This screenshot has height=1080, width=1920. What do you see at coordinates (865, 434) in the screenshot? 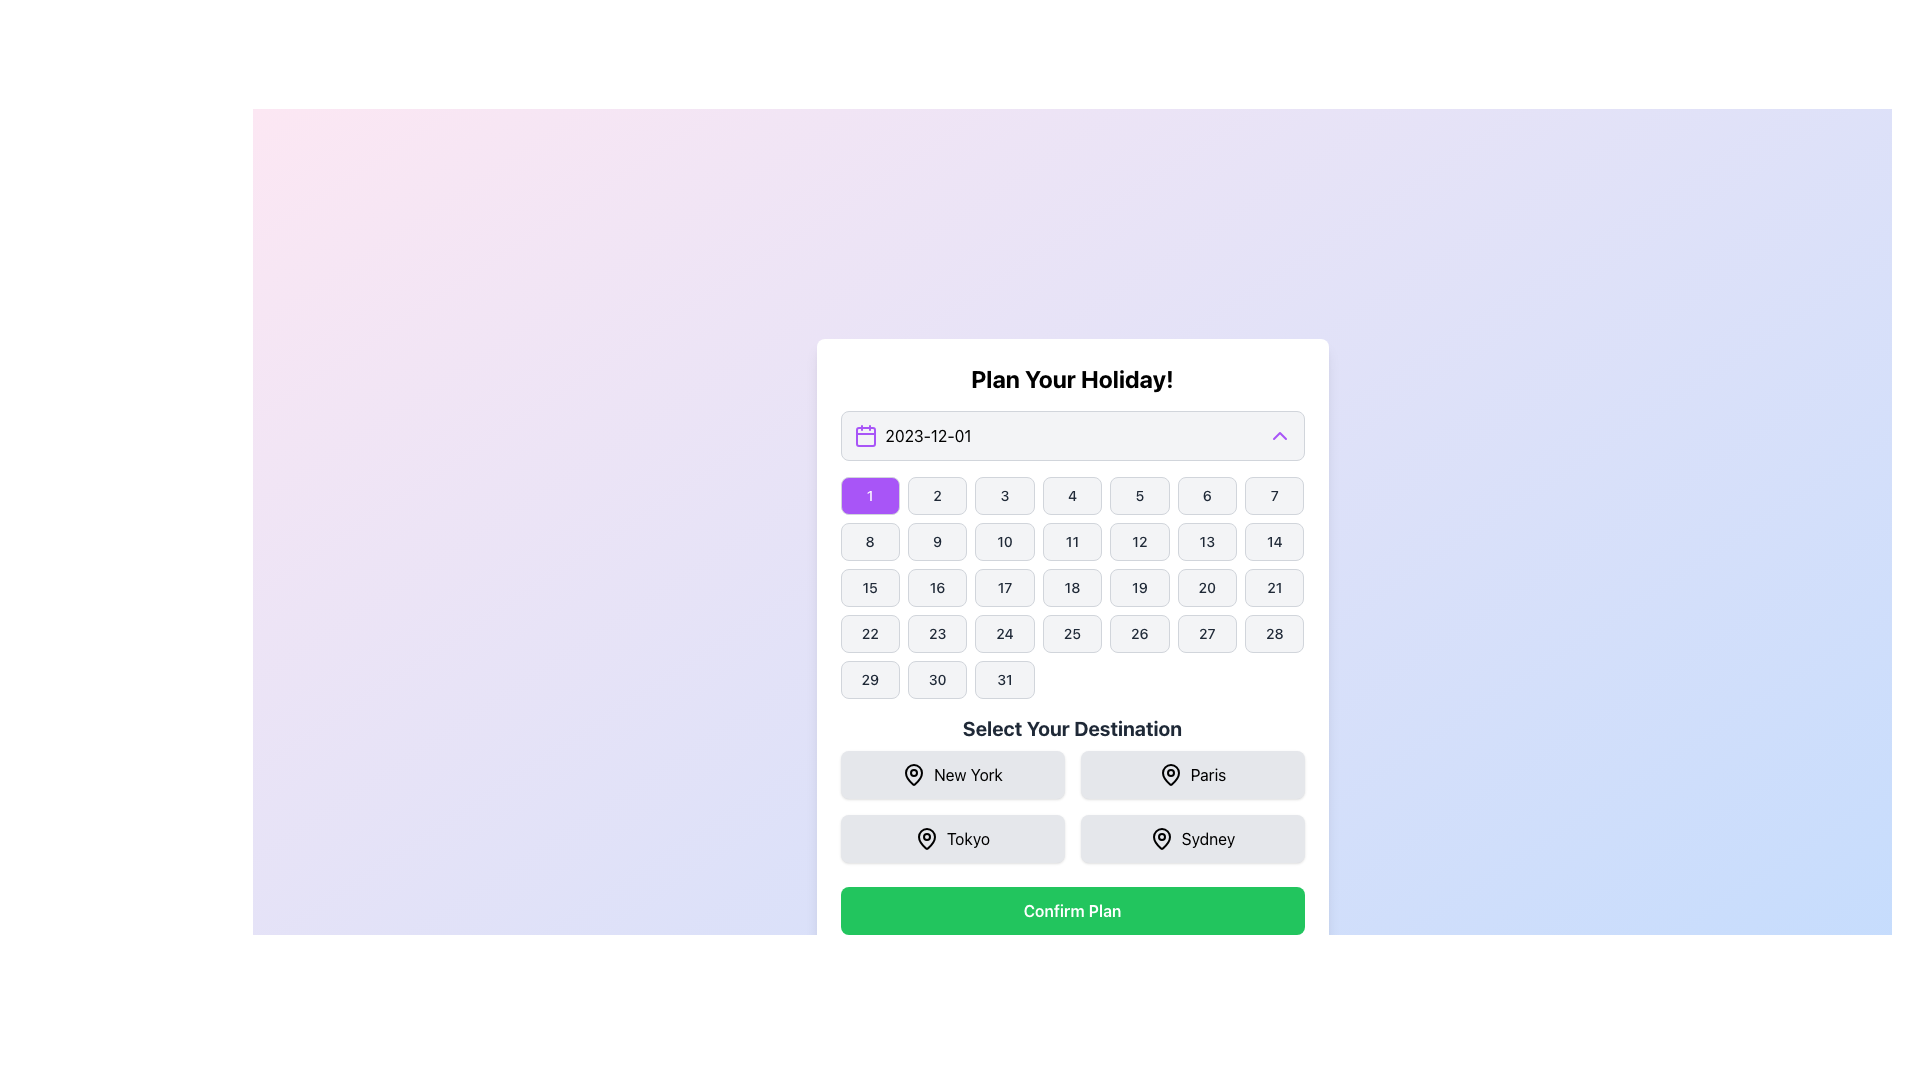
I see `the calendar icon with a purple outline and white interior, which is located on the left side of the date text '2023-12-01'` at bounding box center [865, 434].